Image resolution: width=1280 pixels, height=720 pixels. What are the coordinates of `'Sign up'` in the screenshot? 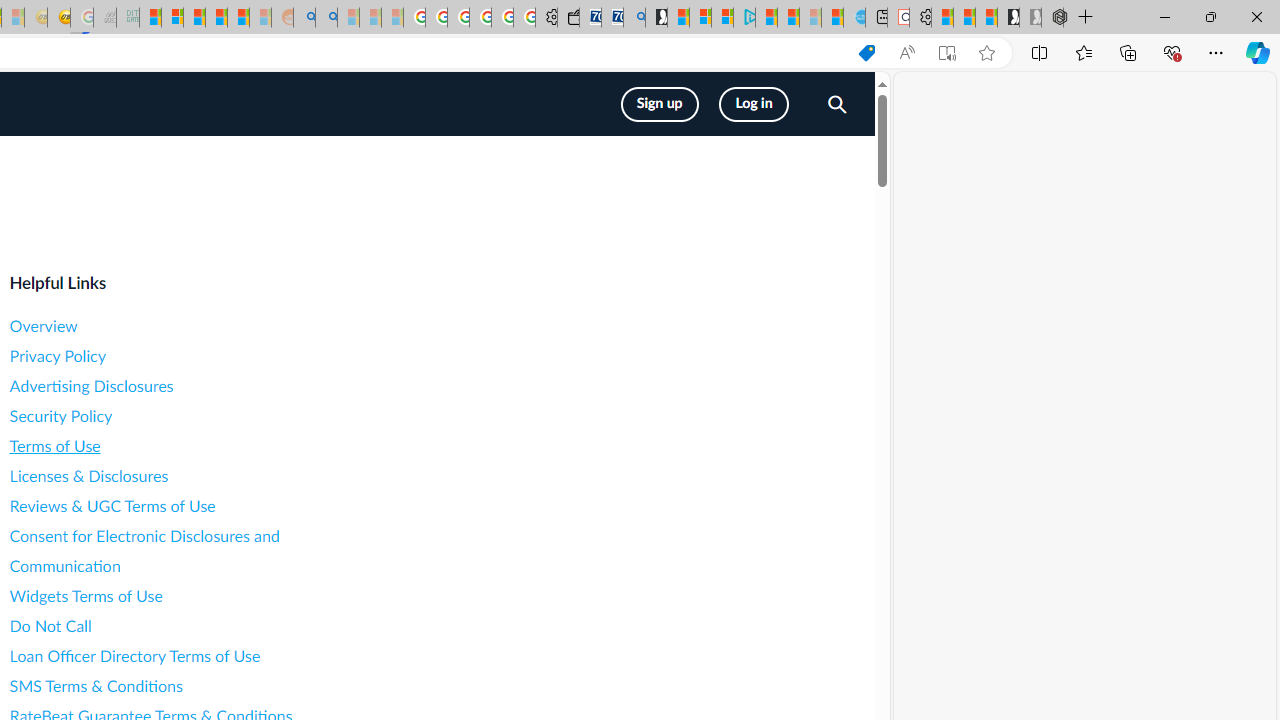 It's located at (659, 104).